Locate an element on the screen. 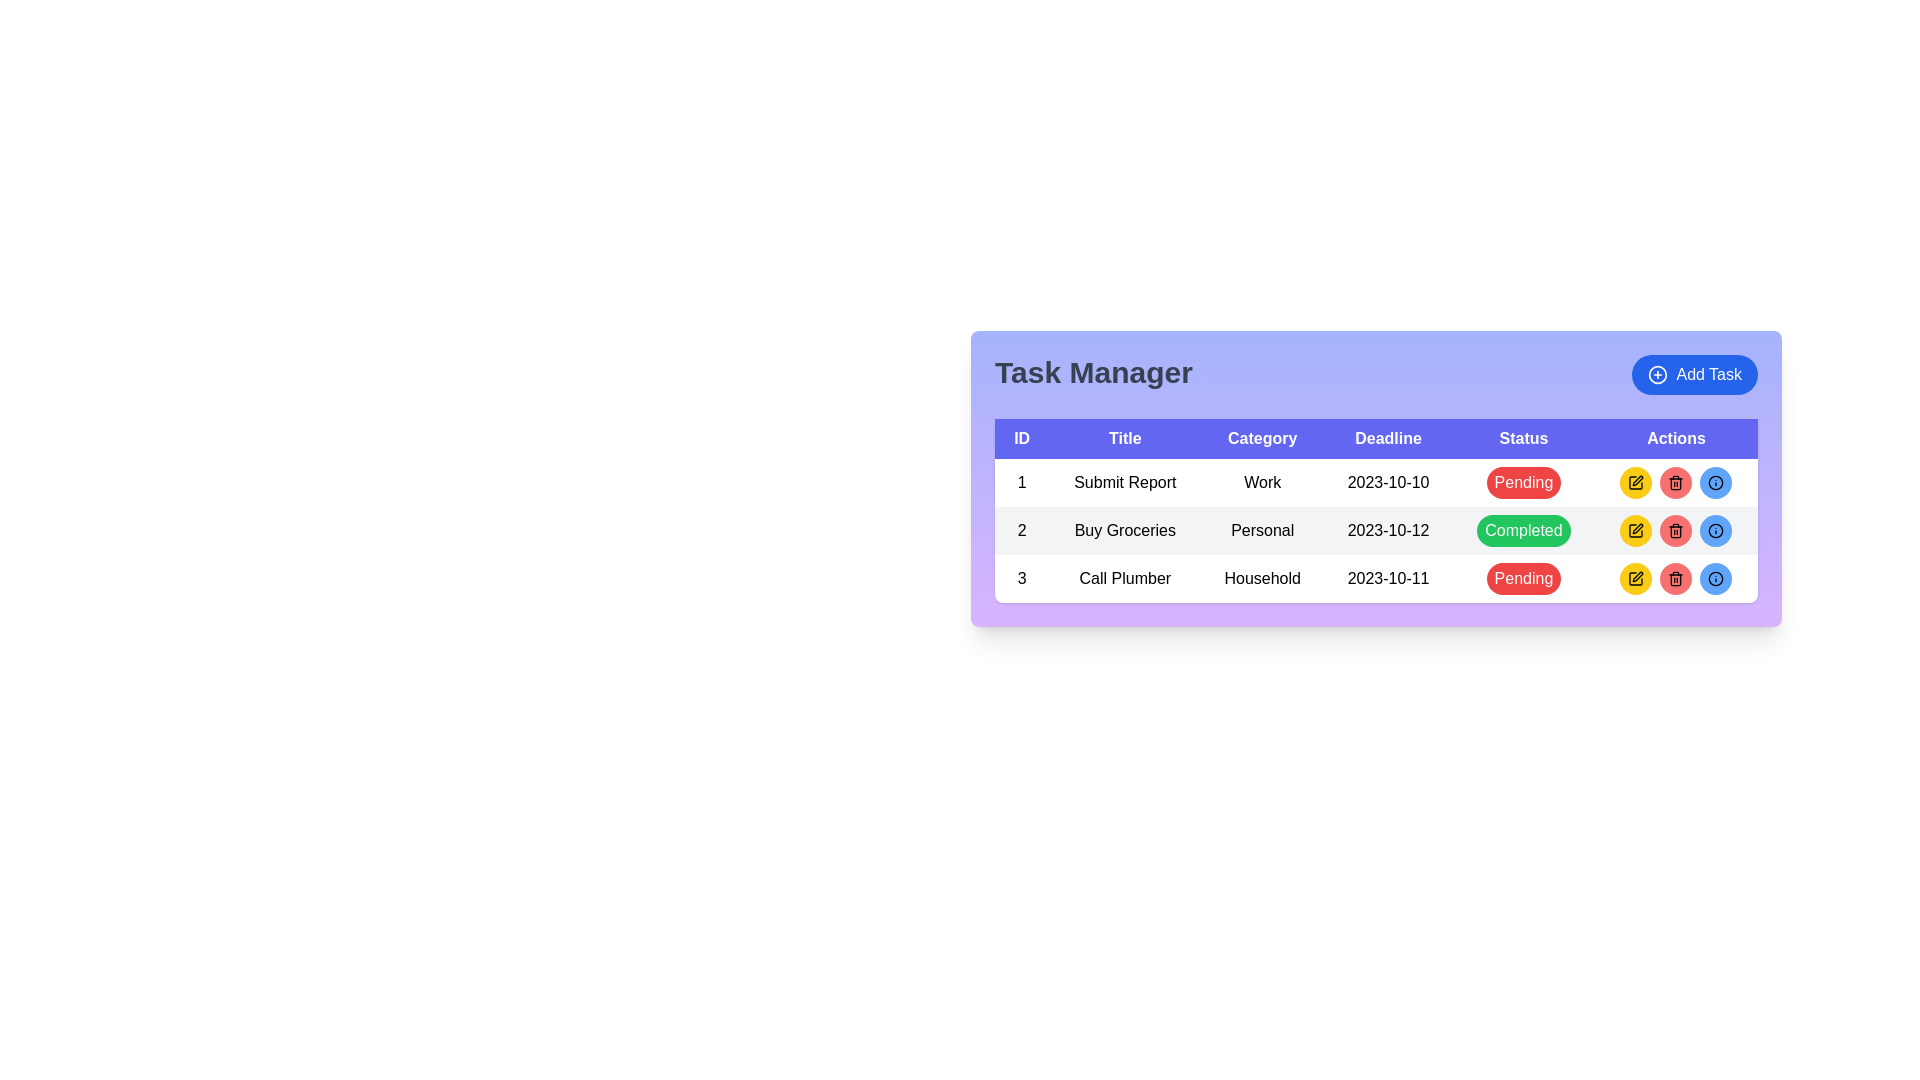 This screenshot has width=1920, height=1080. the edit icon in the 'Actions' column of the third row in the 'Task Manager' table is located at coordinates (1636, 482).